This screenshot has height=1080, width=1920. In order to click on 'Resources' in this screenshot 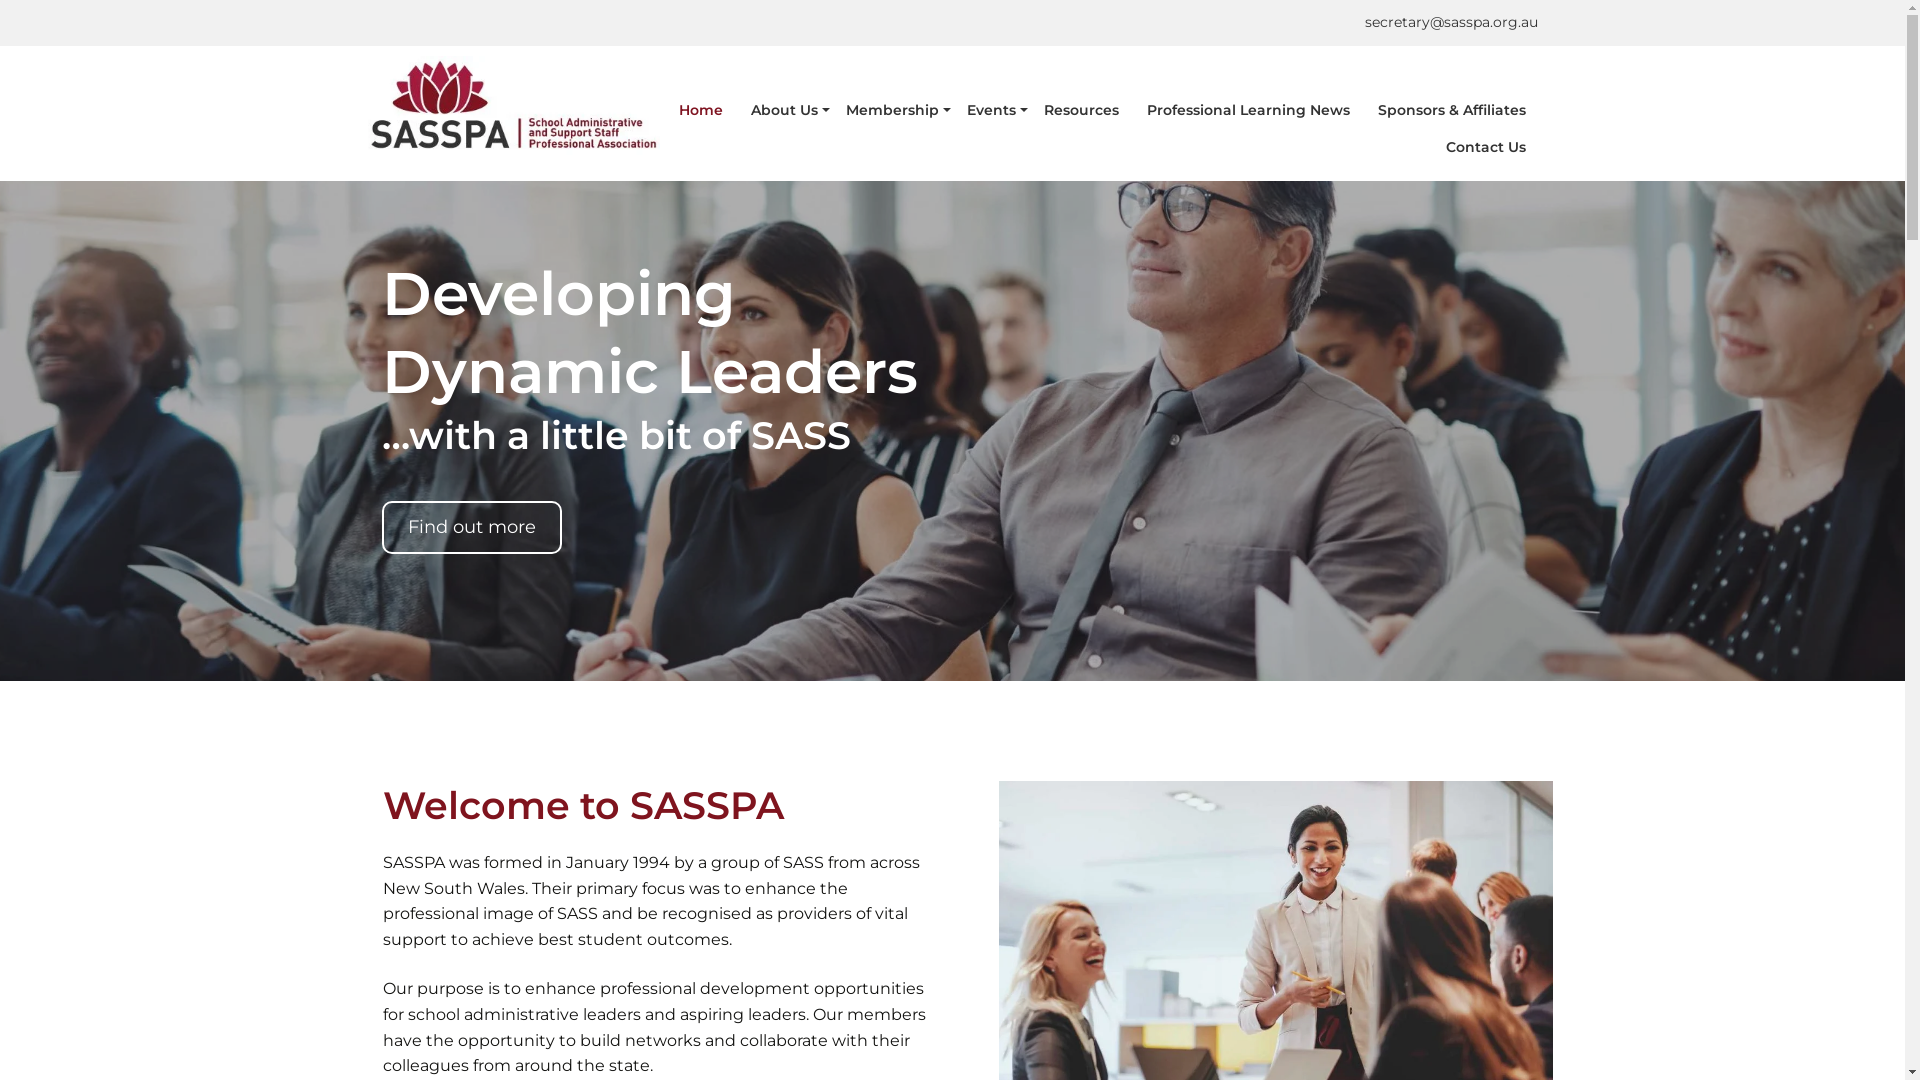, I will do `click(1032, 110)`.